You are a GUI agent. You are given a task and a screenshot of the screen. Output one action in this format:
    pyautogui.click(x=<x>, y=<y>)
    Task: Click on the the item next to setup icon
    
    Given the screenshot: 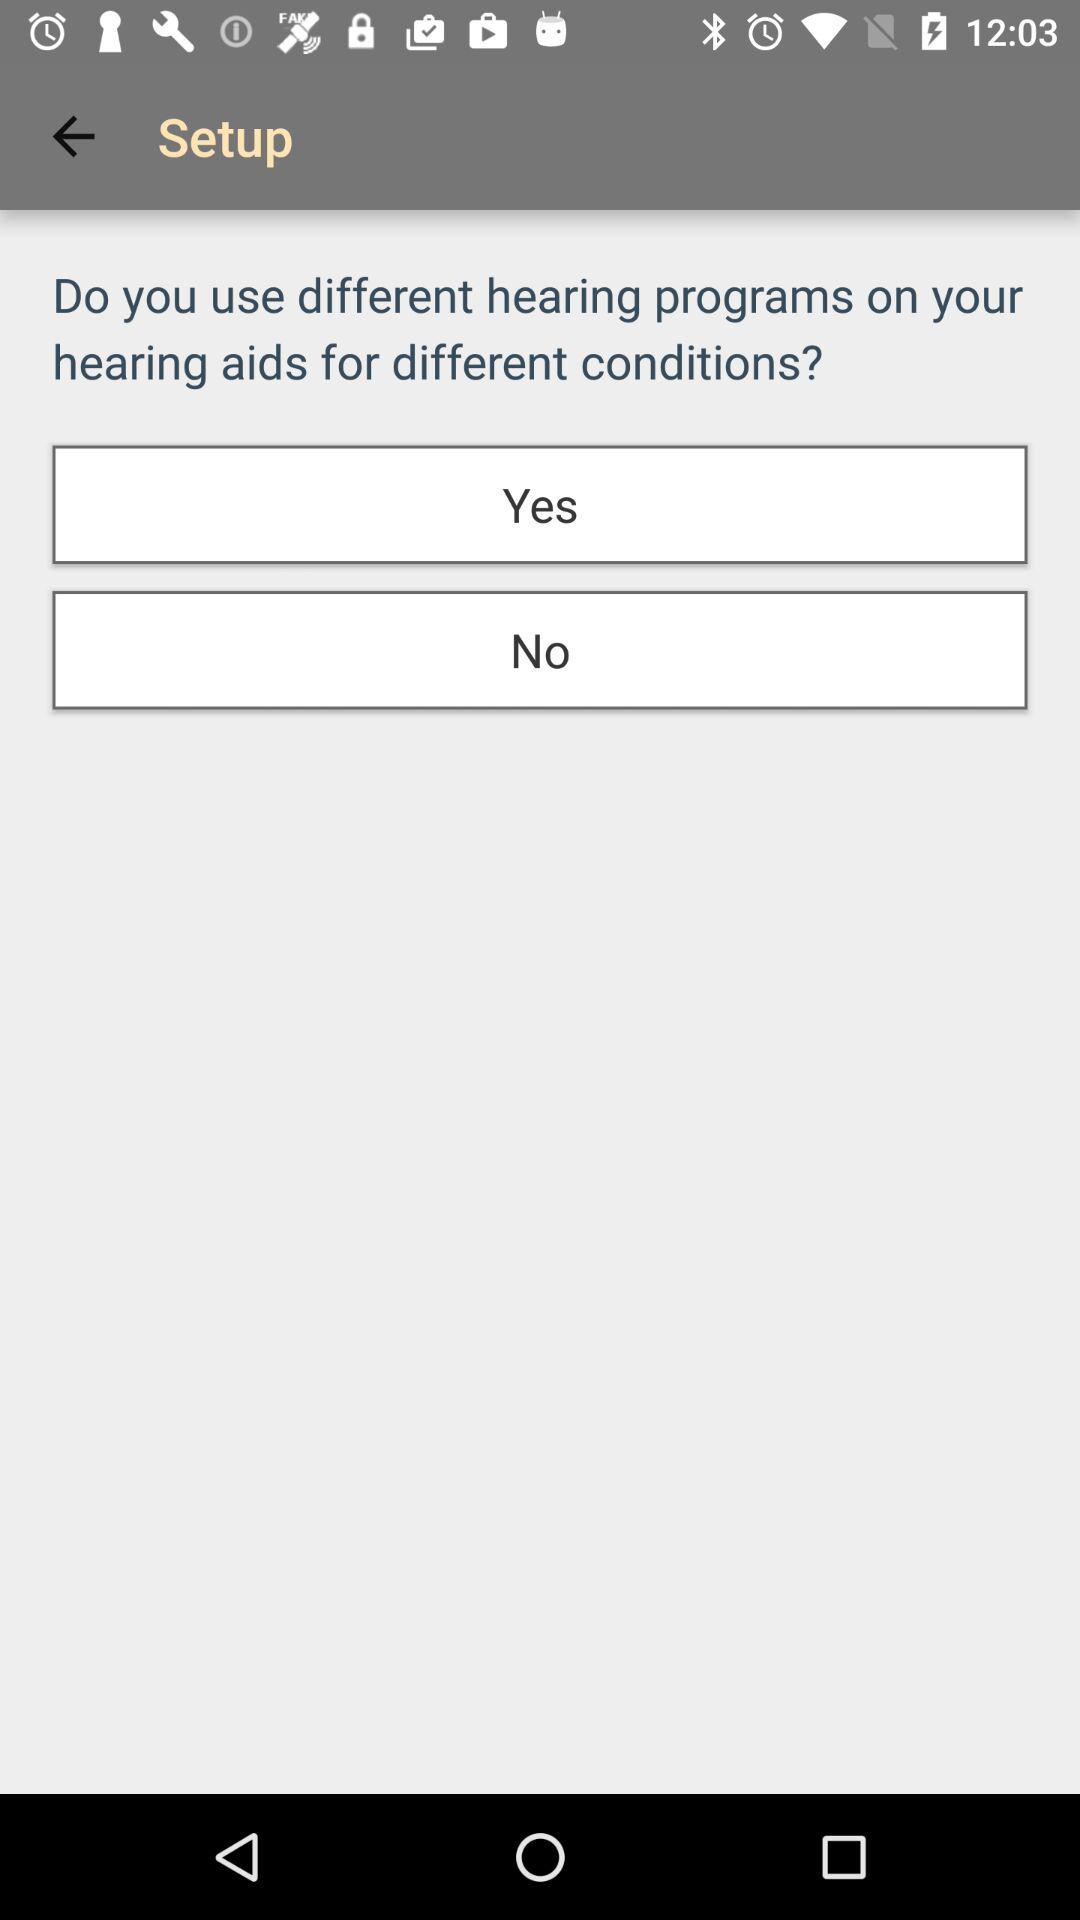 What is the action you would take?
    pyautogui.click(x=72, y=135)
    